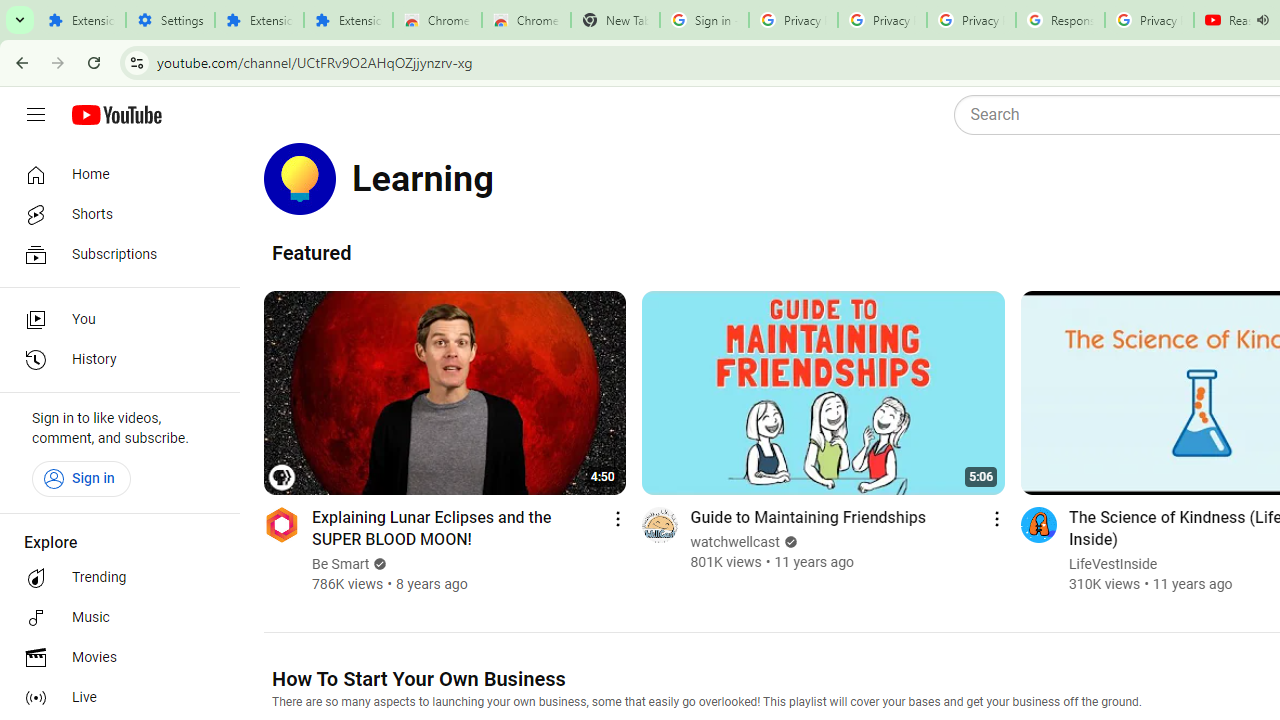 Image resolution: width=1280 pixels, height=720 pixels. I want to click on 'Mute tab', so click(1261, 20).